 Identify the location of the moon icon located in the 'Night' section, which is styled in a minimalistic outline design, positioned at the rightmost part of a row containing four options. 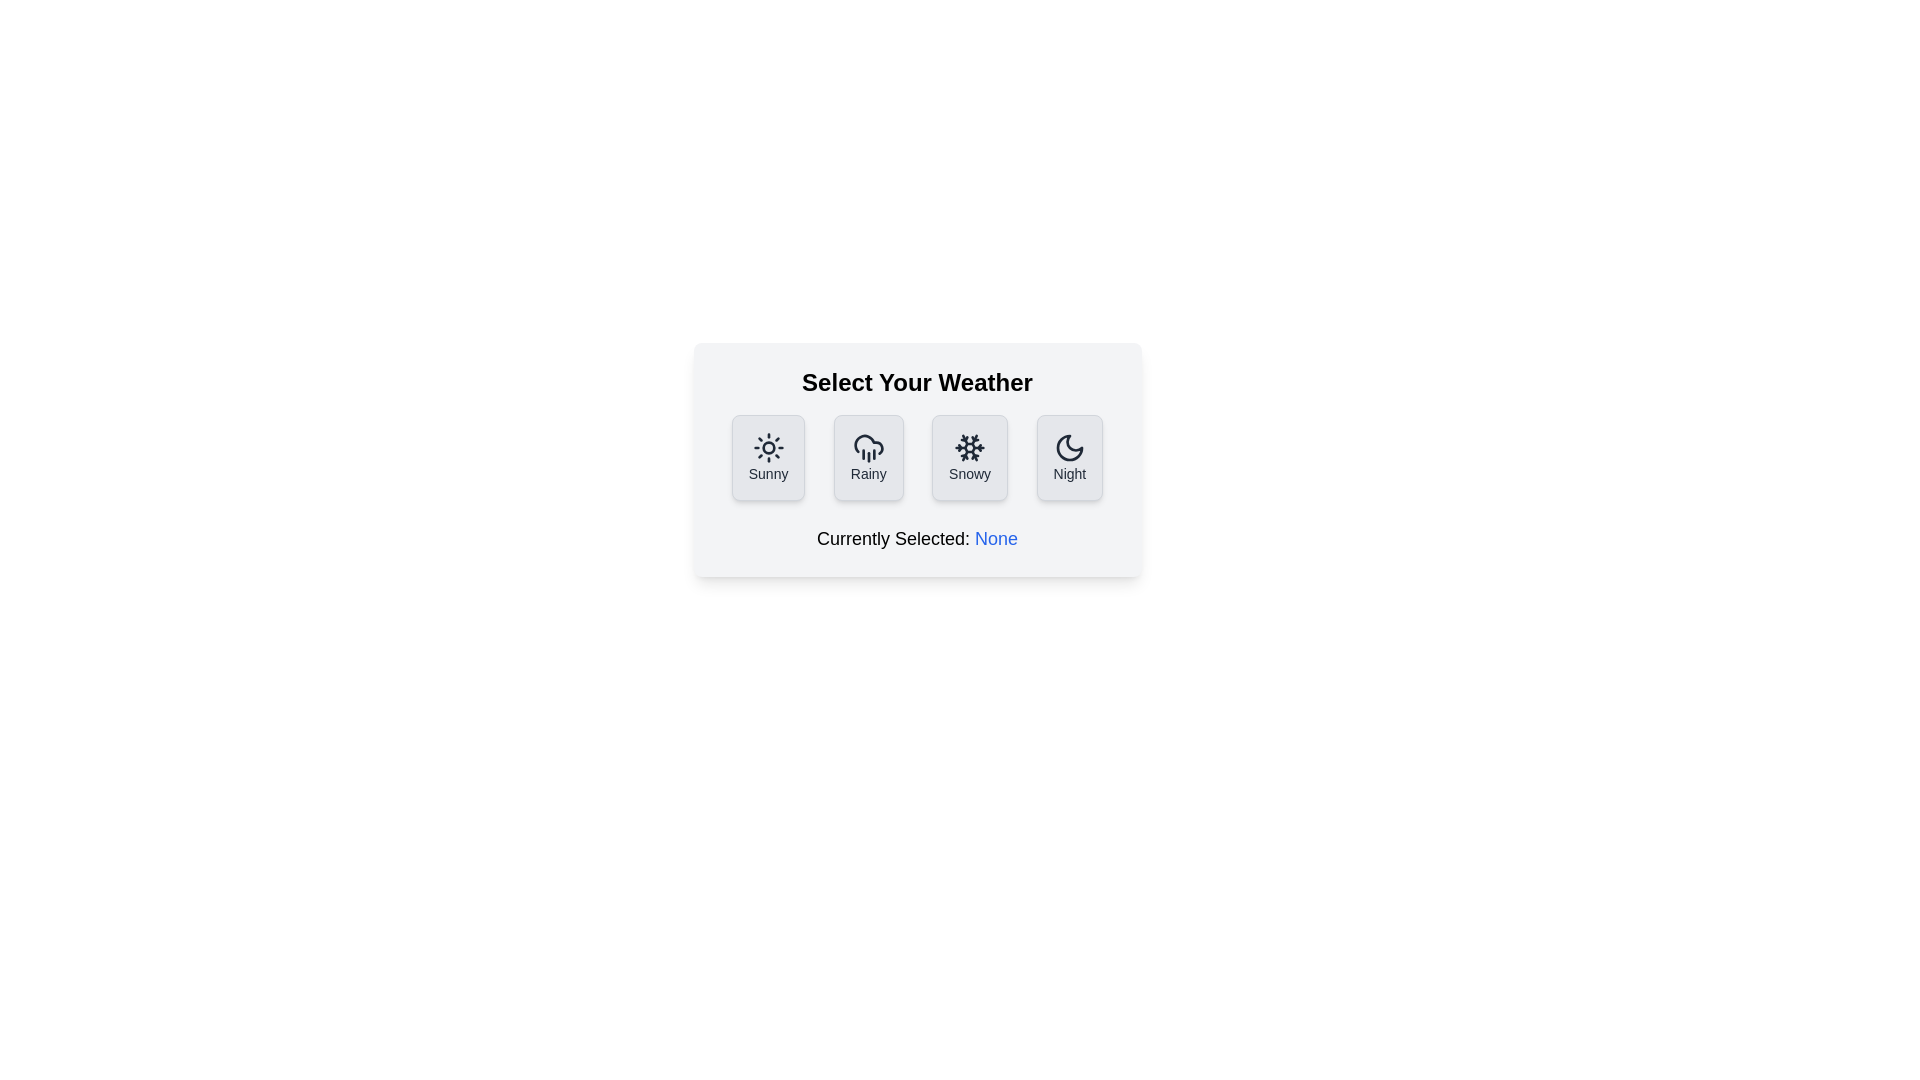
(1068, 446).